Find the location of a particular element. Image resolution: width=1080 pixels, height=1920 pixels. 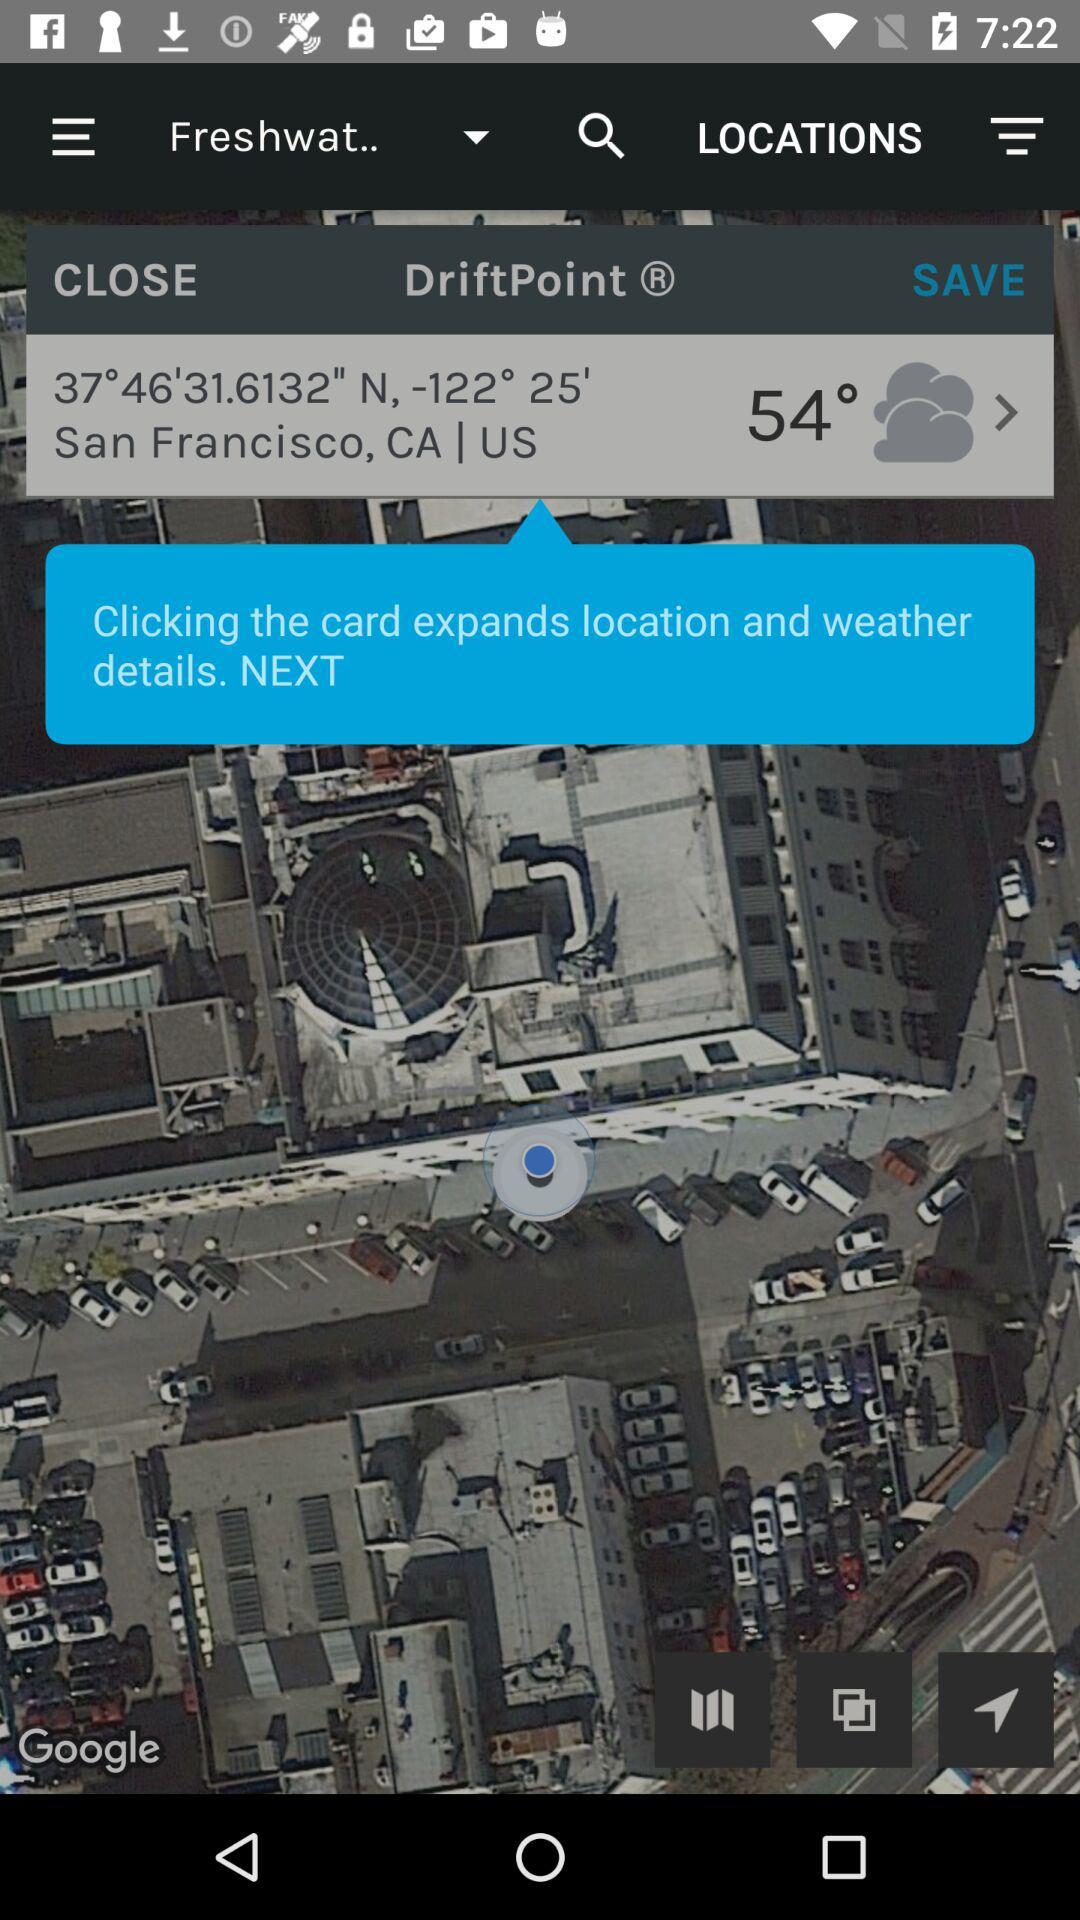

uparrow is located at coordinates (995, 1708).